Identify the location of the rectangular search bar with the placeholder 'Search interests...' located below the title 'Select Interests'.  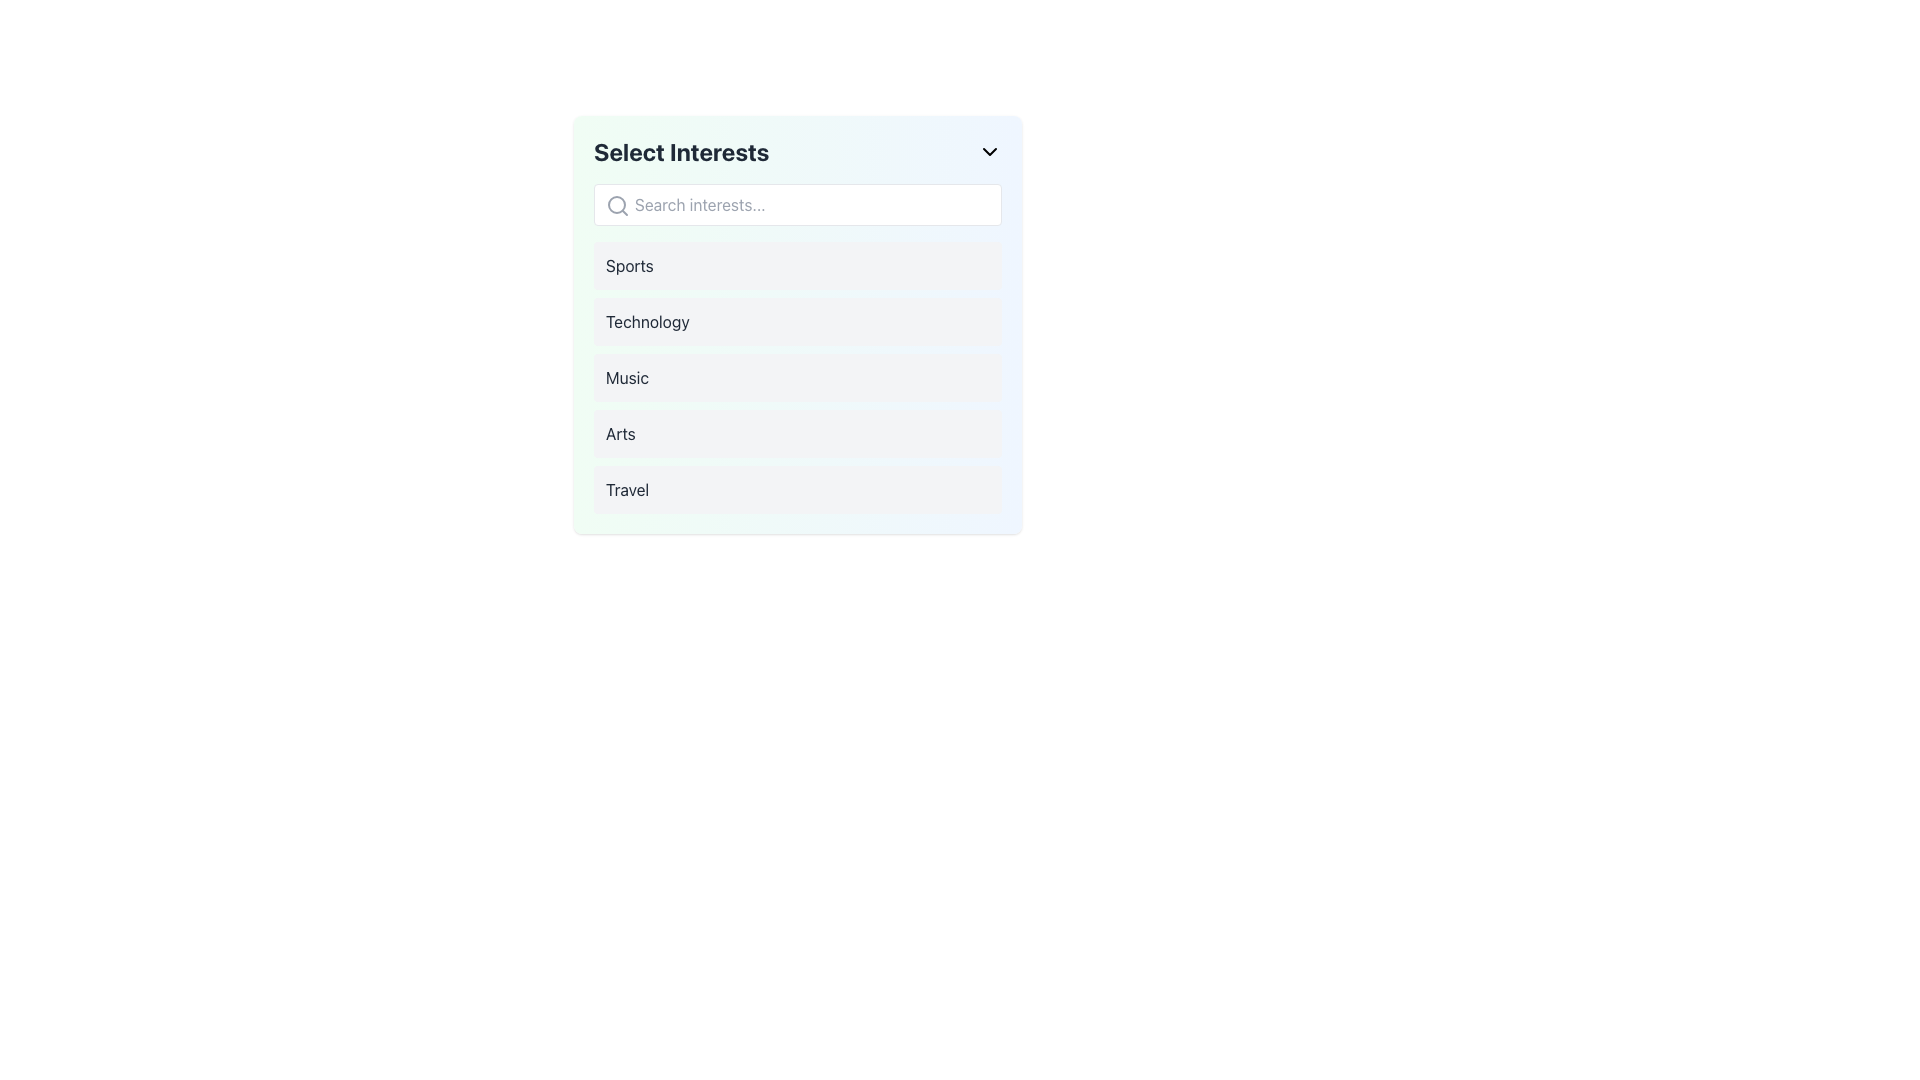
(796, 204).